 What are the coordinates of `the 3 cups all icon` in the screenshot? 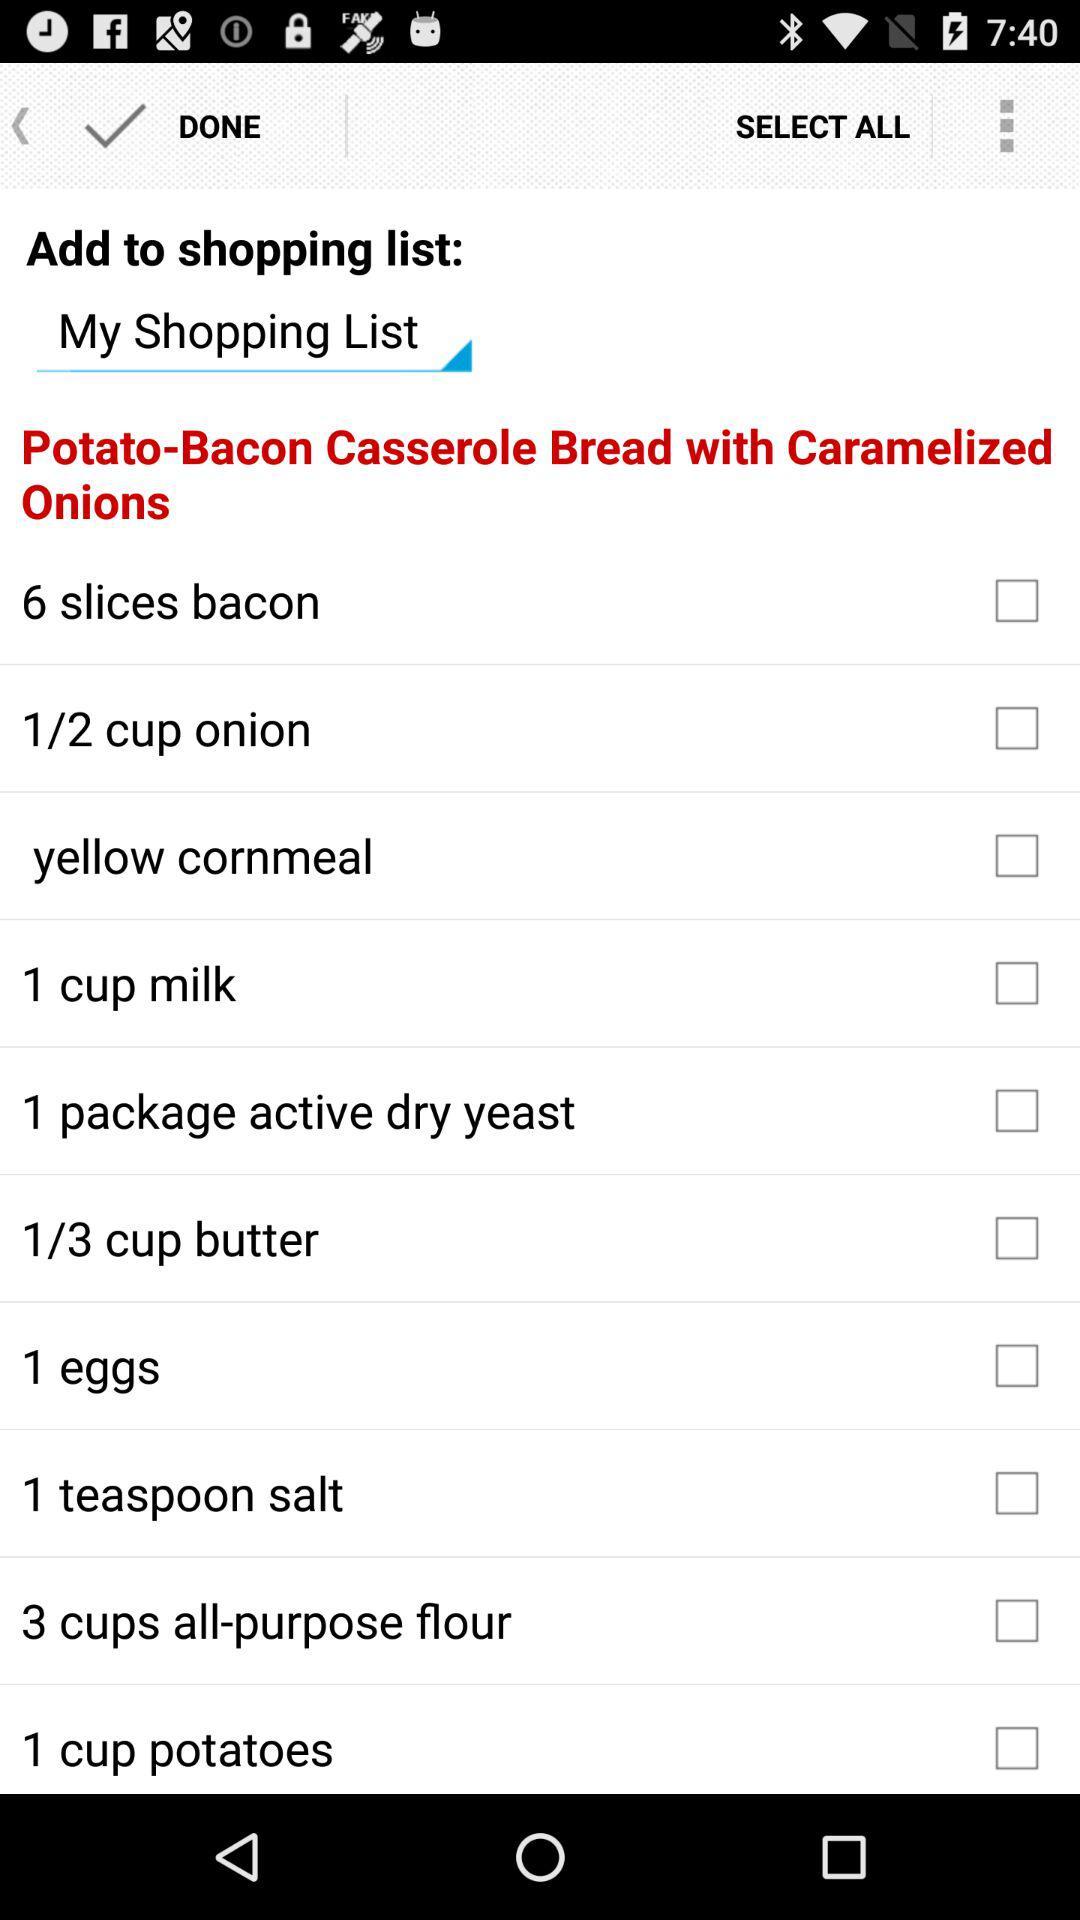 It's located at (540, 1620).